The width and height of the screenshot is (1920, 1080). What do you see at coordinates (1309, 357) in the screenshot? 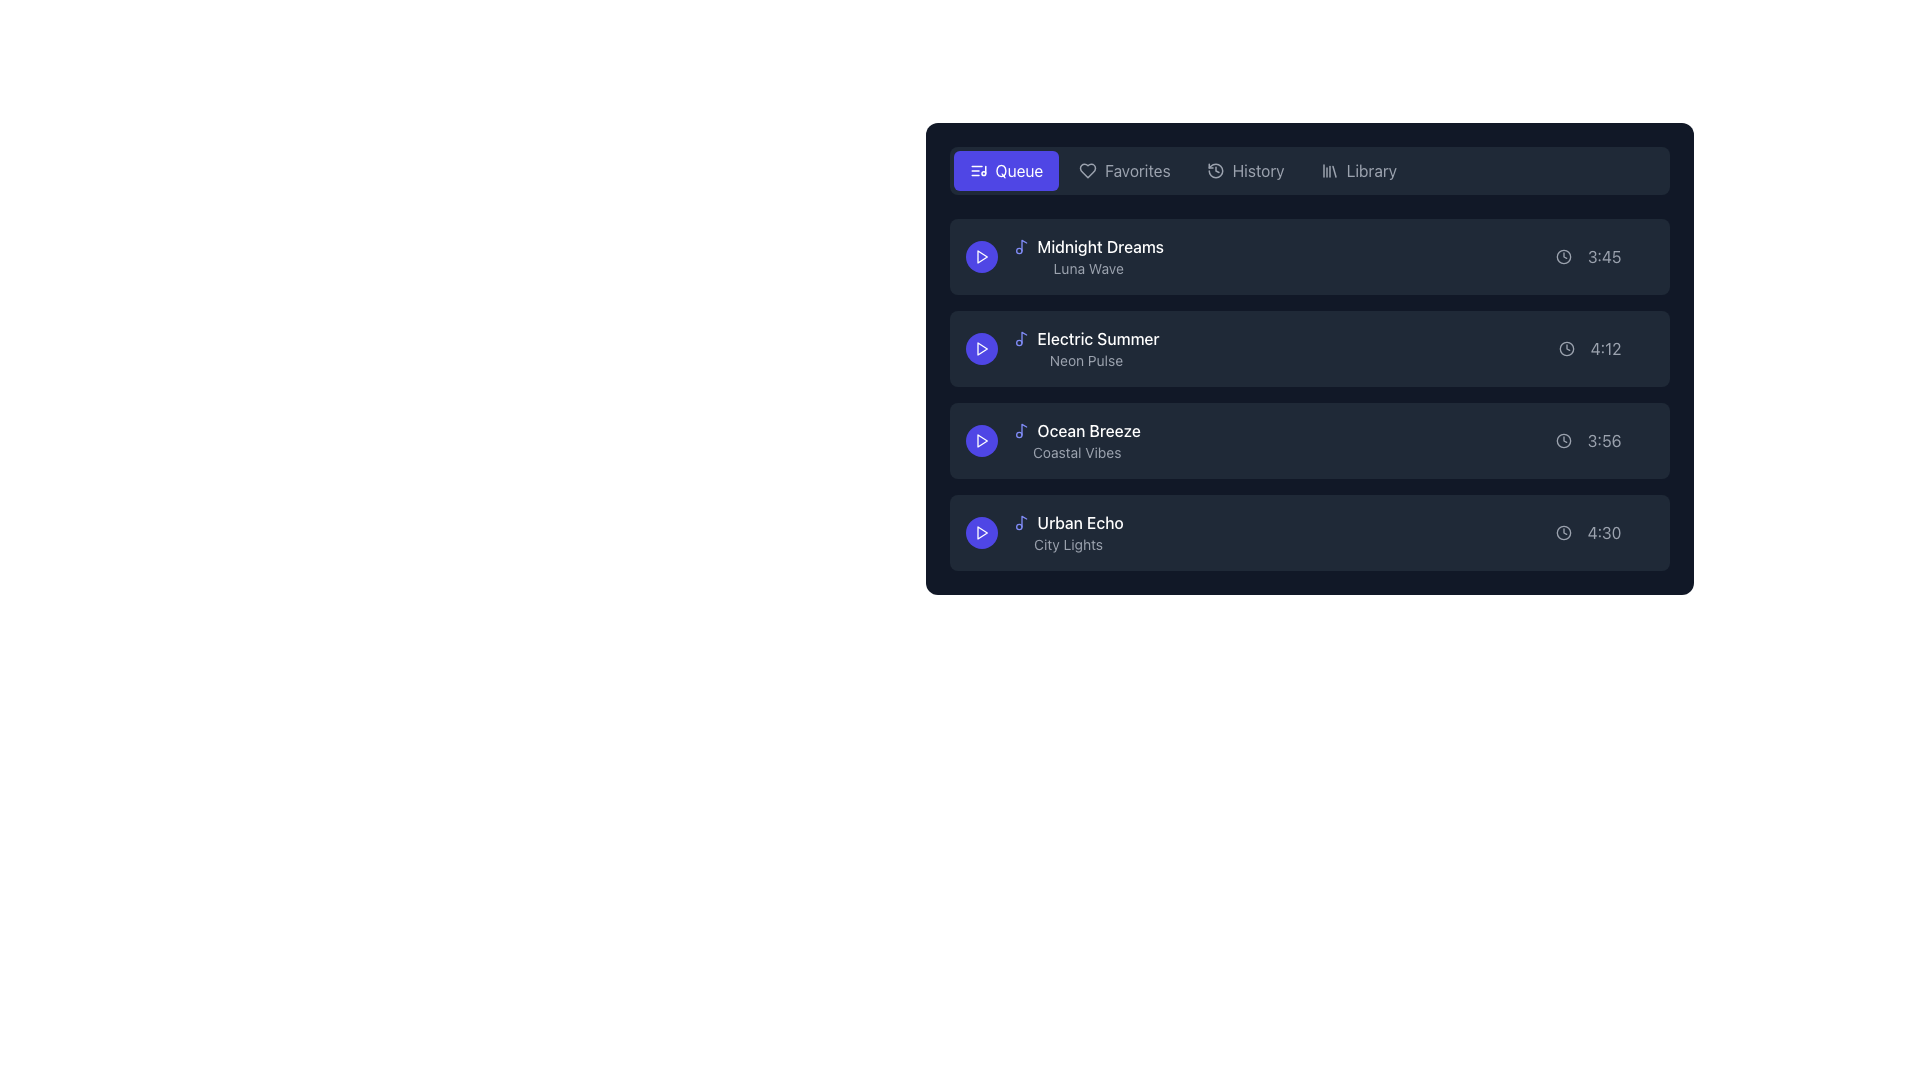
I see `the second list item in the media or playlist interface` at bounding box center [1309, 357].